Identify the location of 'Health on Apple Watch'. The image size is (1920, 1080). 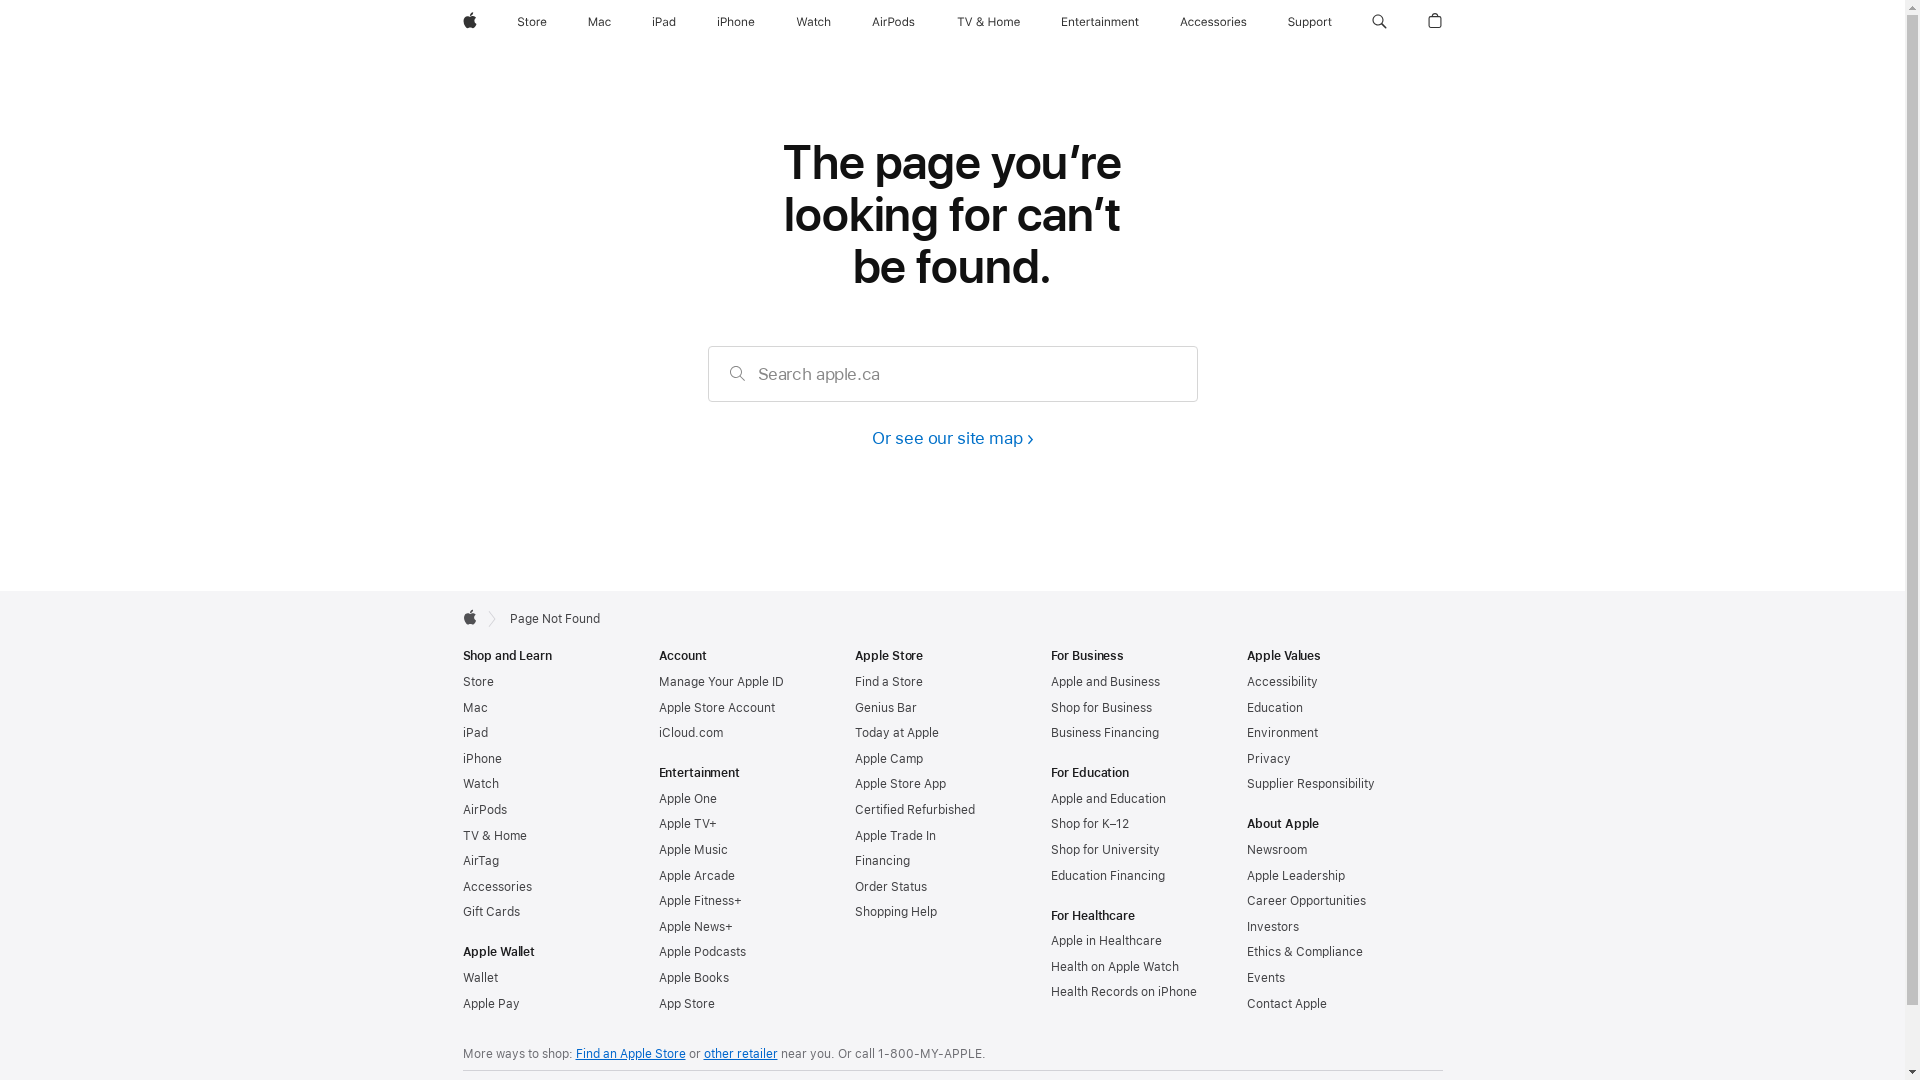
(1049, 966).